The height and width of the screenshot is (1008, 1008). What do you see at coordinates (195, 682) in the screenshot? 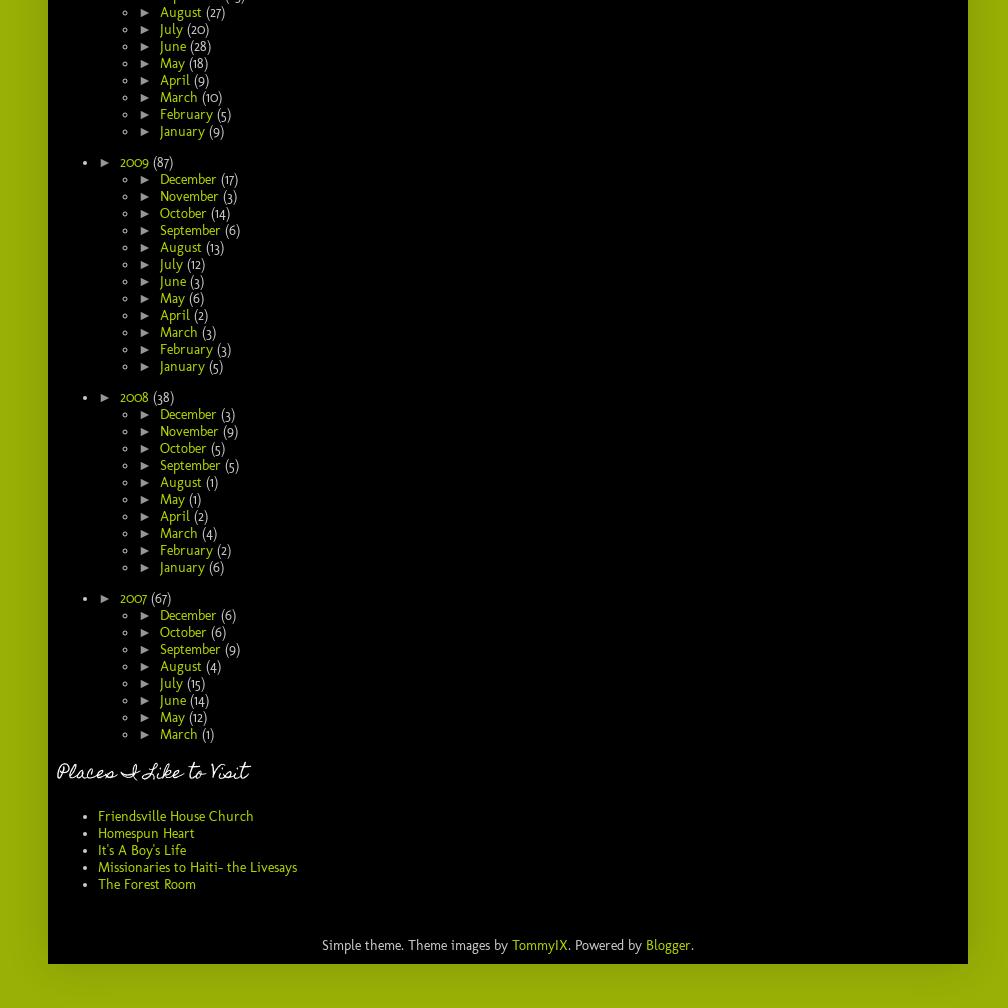
I see `'(15)'` at bounding box center [195, 682].